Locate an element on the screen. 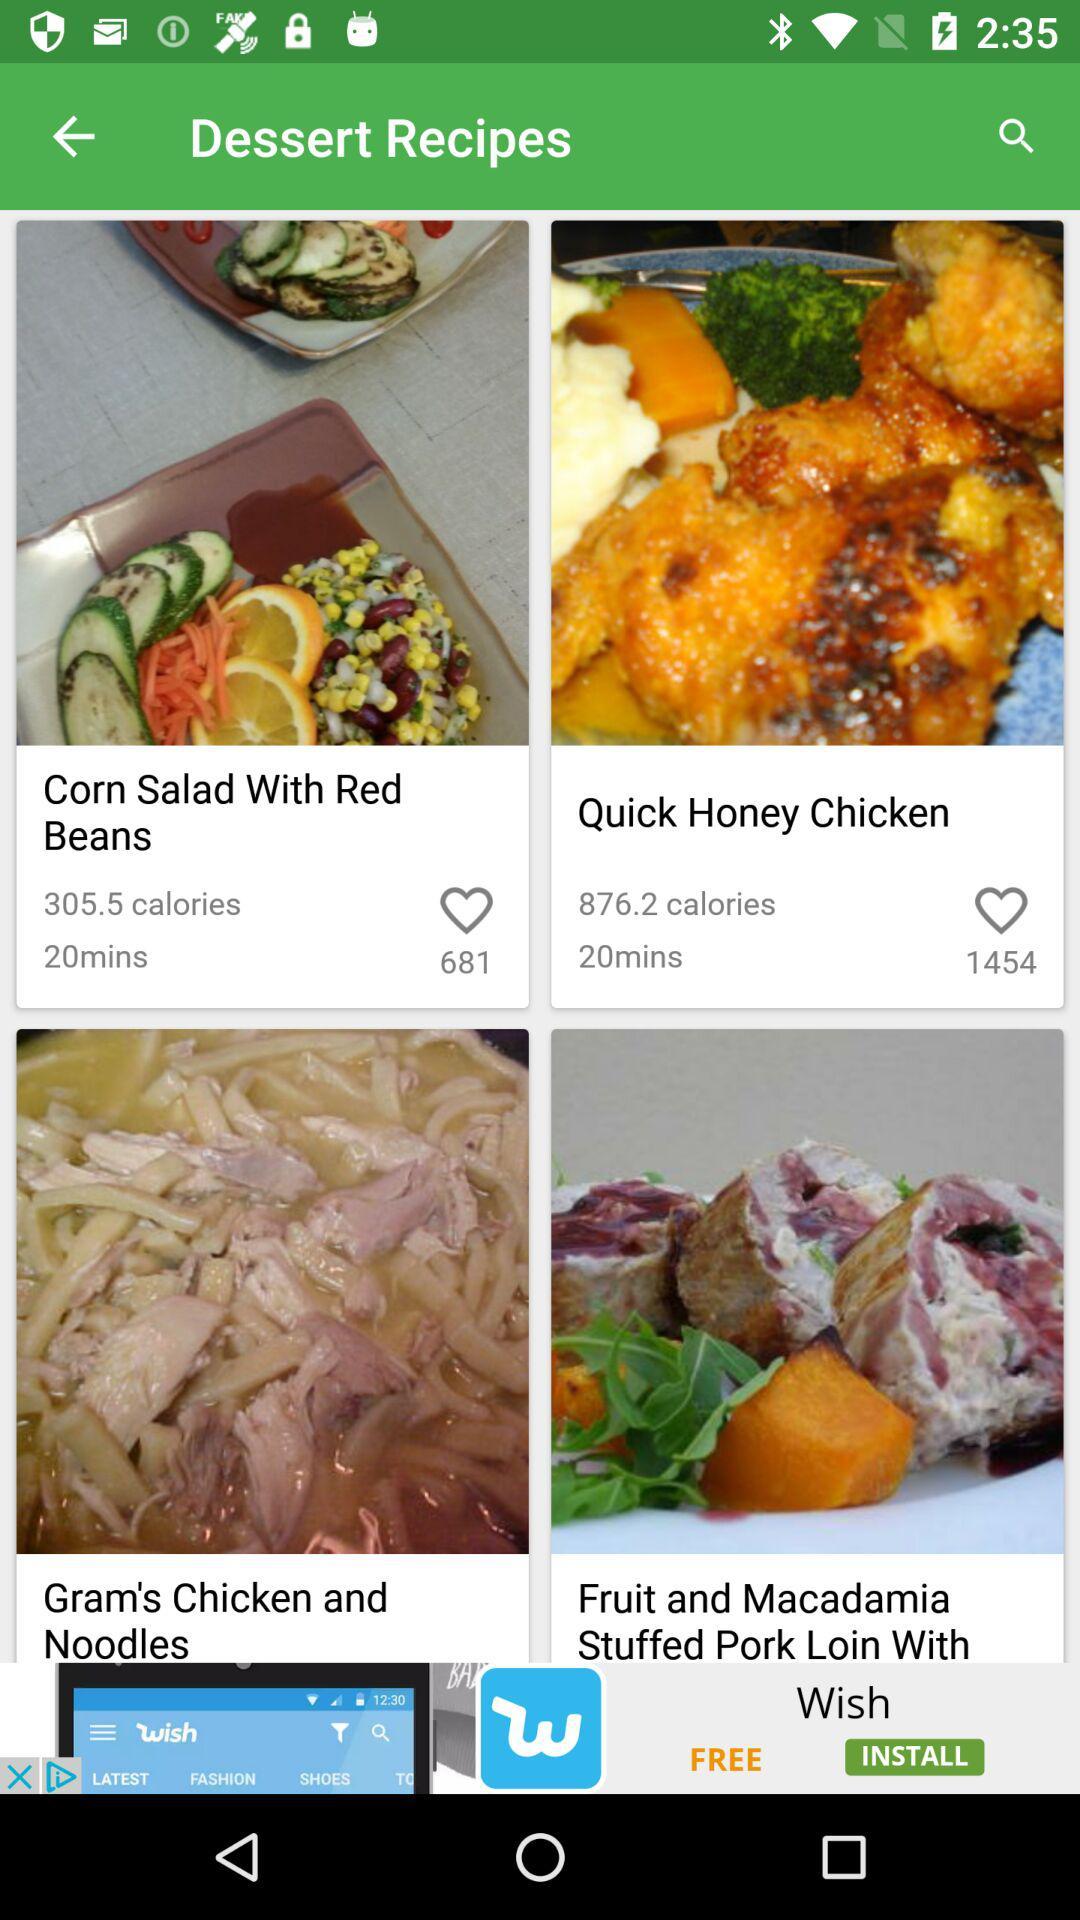 This screenshot has width=1080, height=1920. the image below the search button on the web page is located at coordinates (806, 483).